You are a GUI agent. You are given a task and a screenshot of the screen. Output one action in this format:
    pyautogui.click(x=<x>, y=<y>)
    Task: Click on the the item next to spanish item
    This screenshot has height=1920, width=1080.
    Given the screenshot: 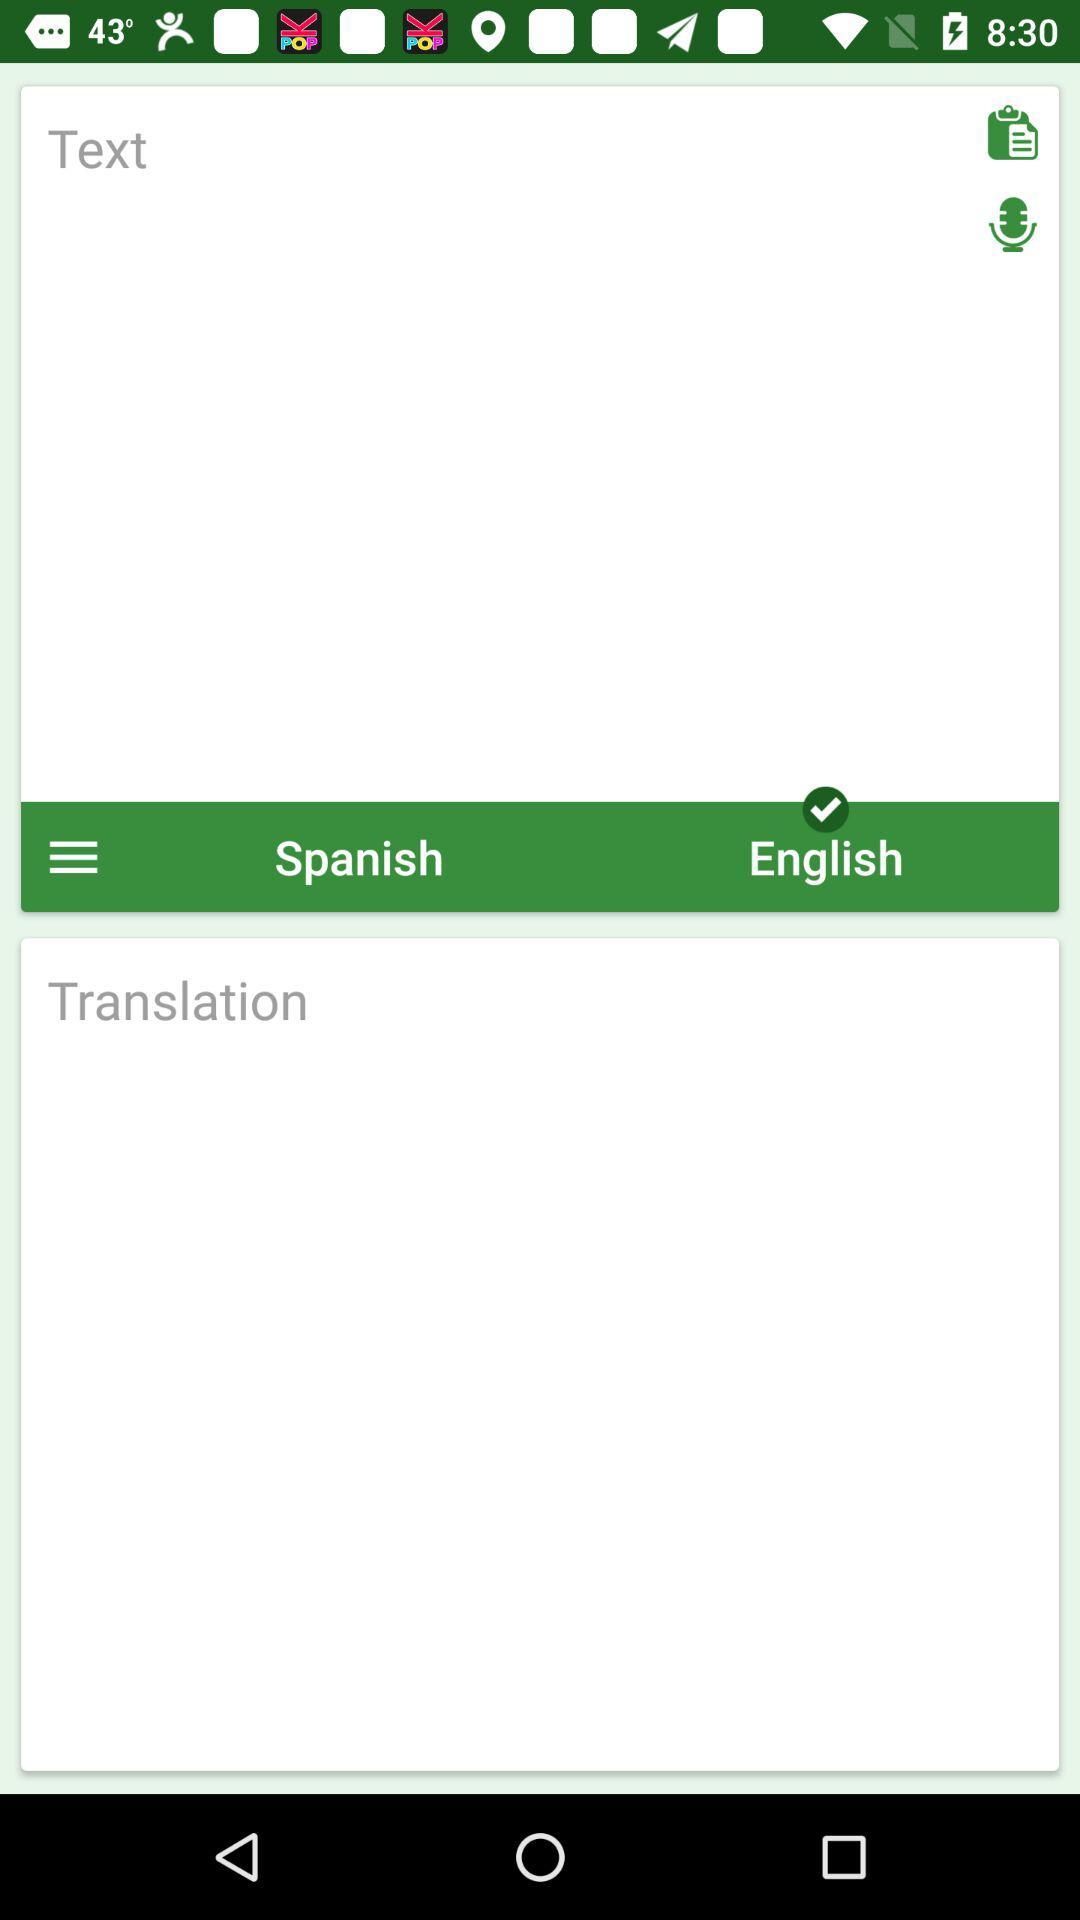 What is the action you would take?
    pyautogui.click(x=72, y=856)
    